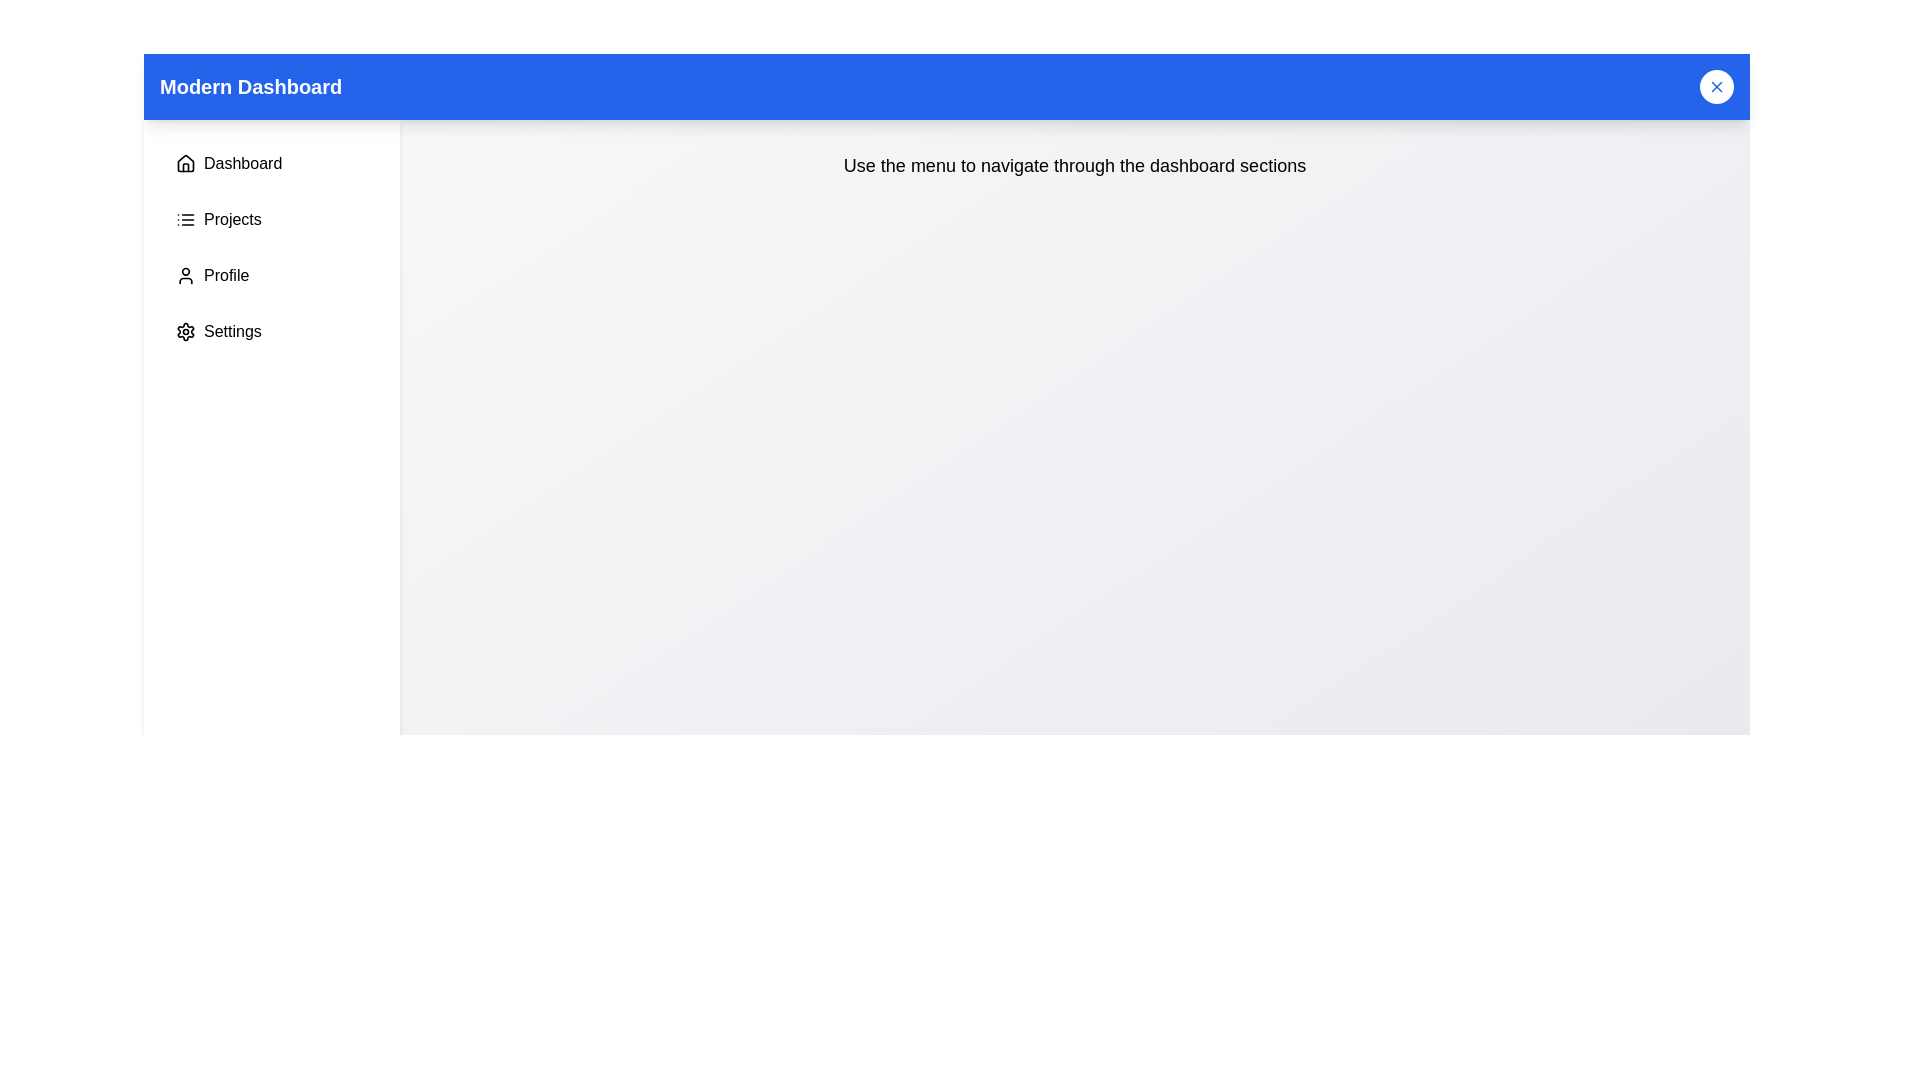  What do you see at coordinates (186, 330) in the screenshot?
I see `the settings icon represented by a cogwheel graphic outline, located in the vertical navigation menu next to the 'Settings' label` at bounding box center [186, 330].